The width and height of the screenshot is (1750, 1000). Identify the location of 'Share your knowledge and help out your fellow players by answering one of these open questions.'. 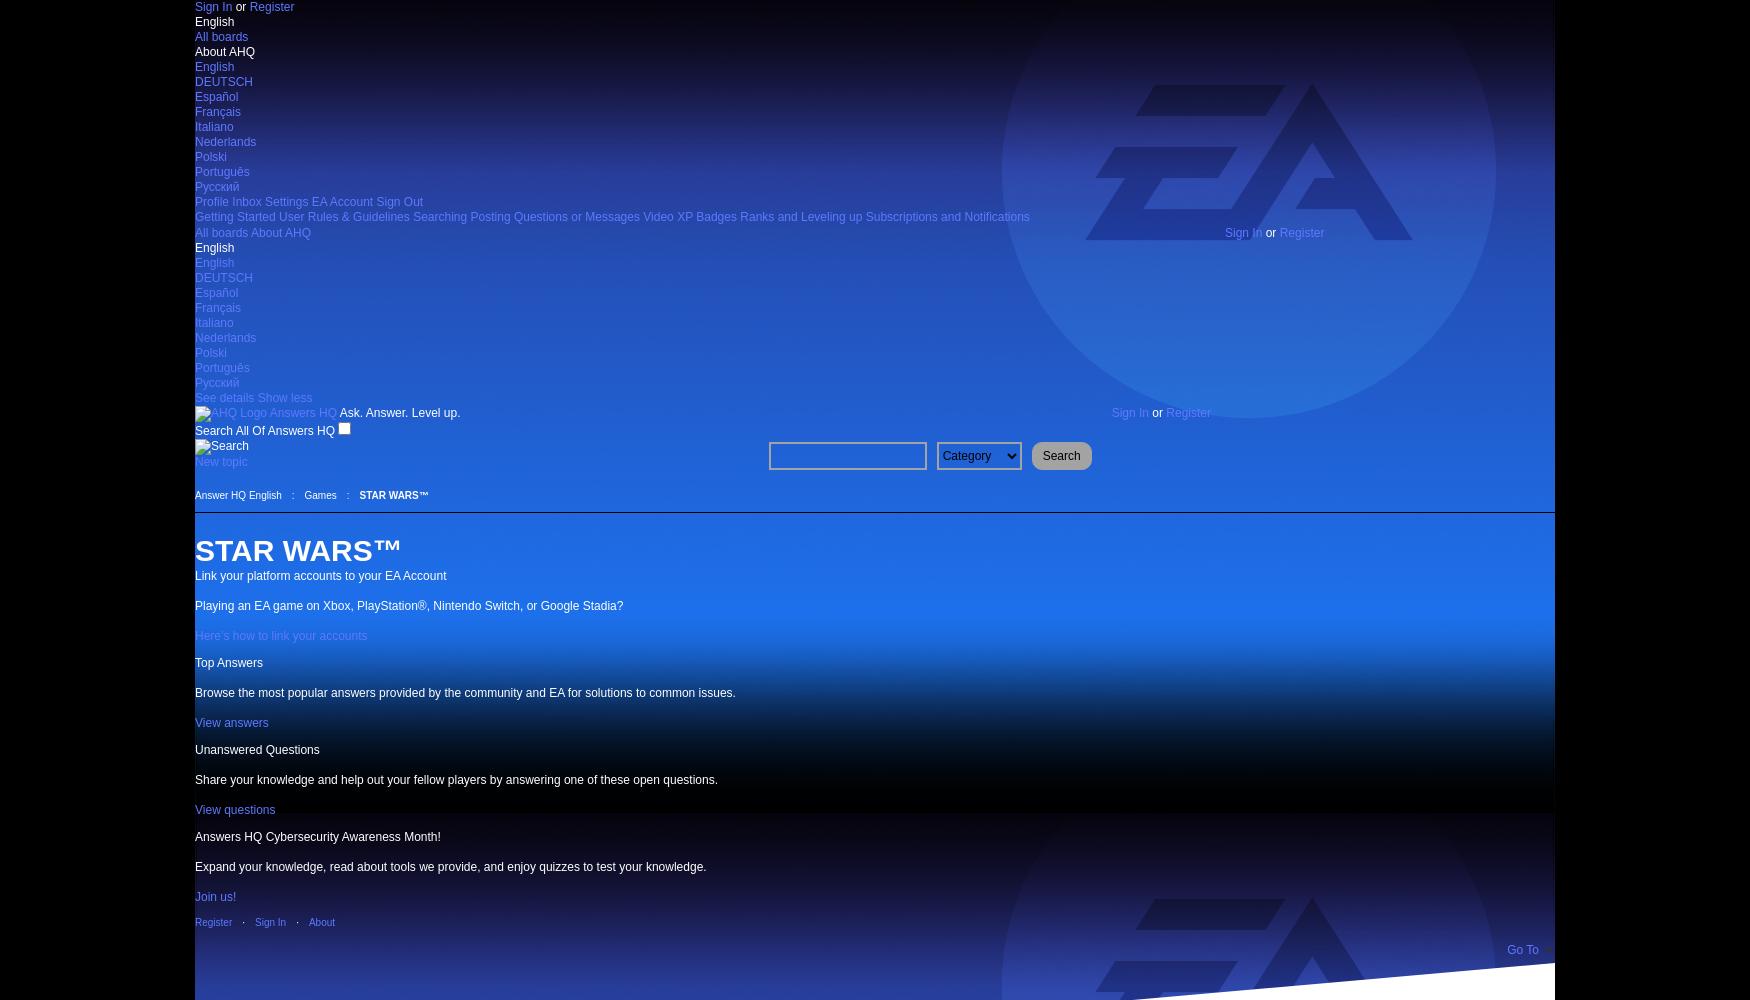
(194, 780).